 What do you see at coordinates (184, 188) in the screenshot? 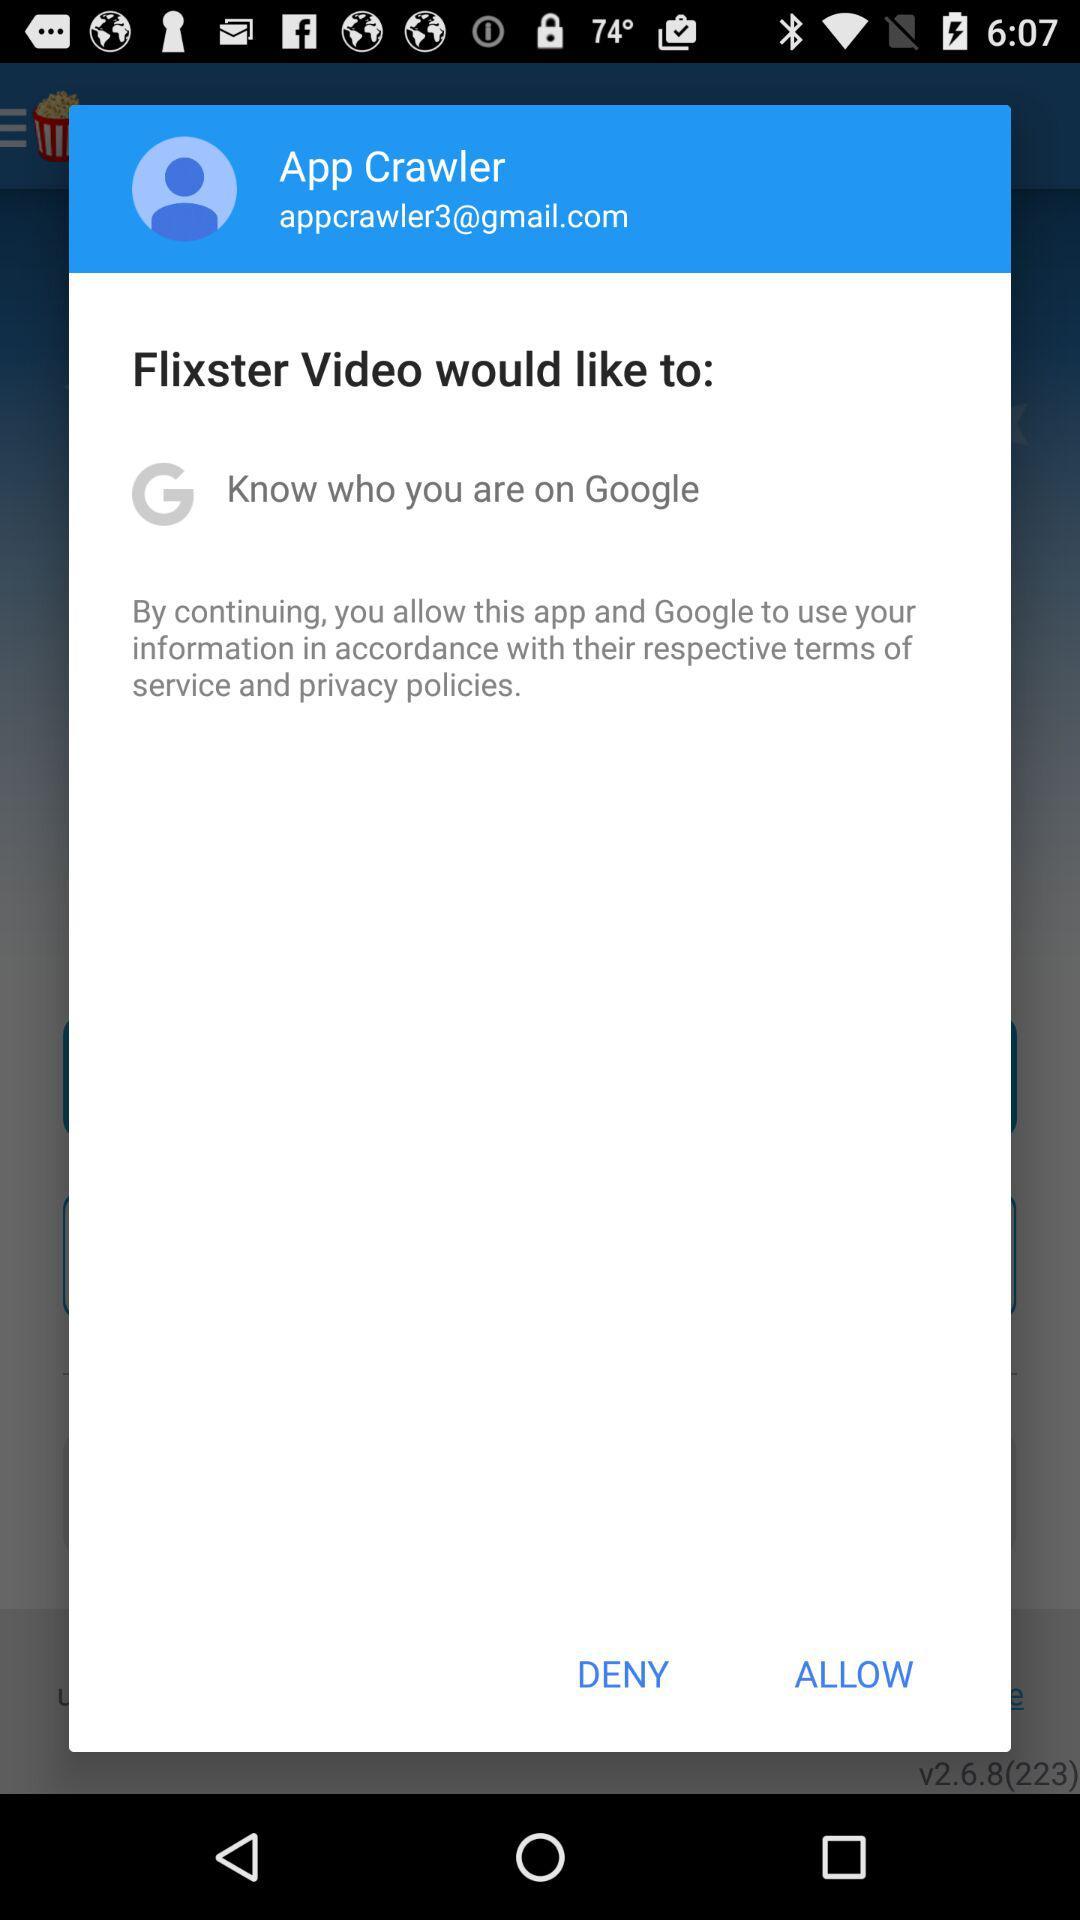
I see `icon next to the app crawler item` at bounding box center [184, 188].